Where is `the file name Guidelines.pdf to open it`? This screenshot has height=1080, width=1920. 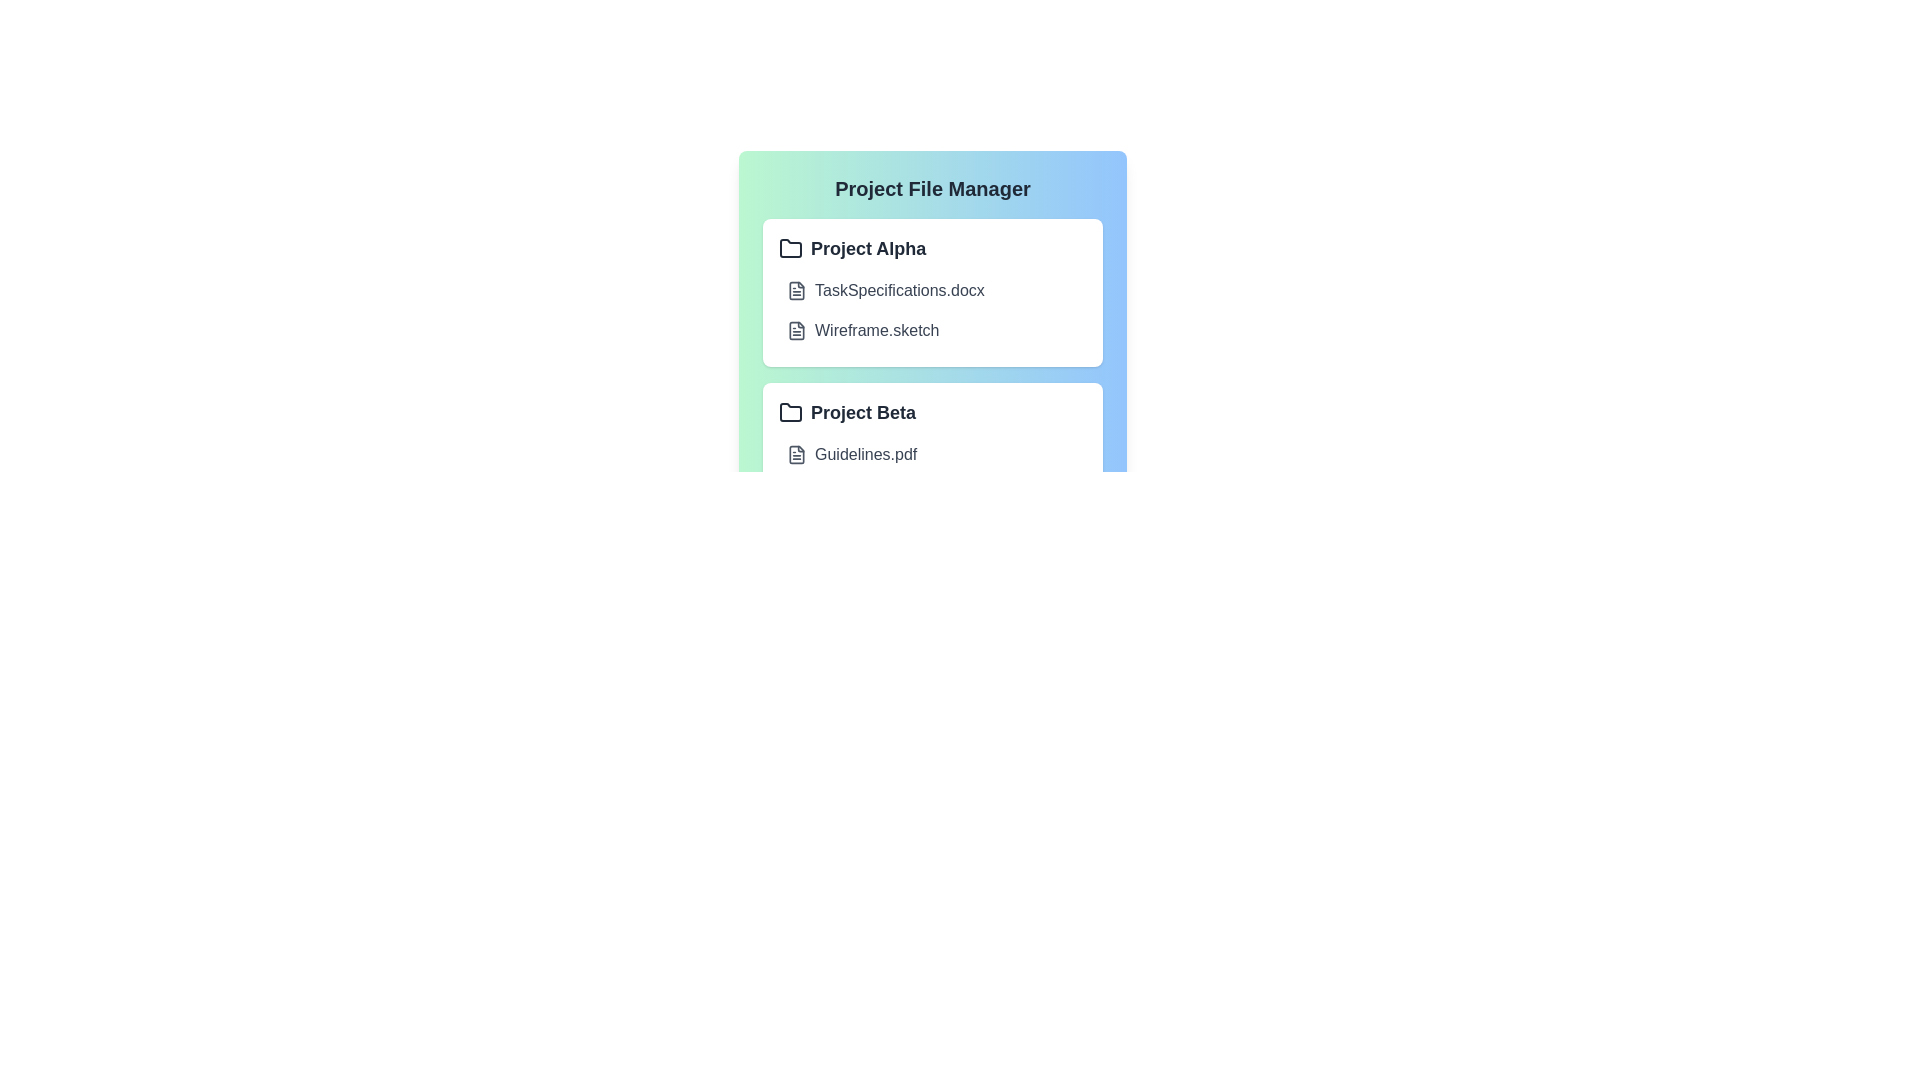
the file name Guidelines.pdf to open it is located at coordinates (866, 455).